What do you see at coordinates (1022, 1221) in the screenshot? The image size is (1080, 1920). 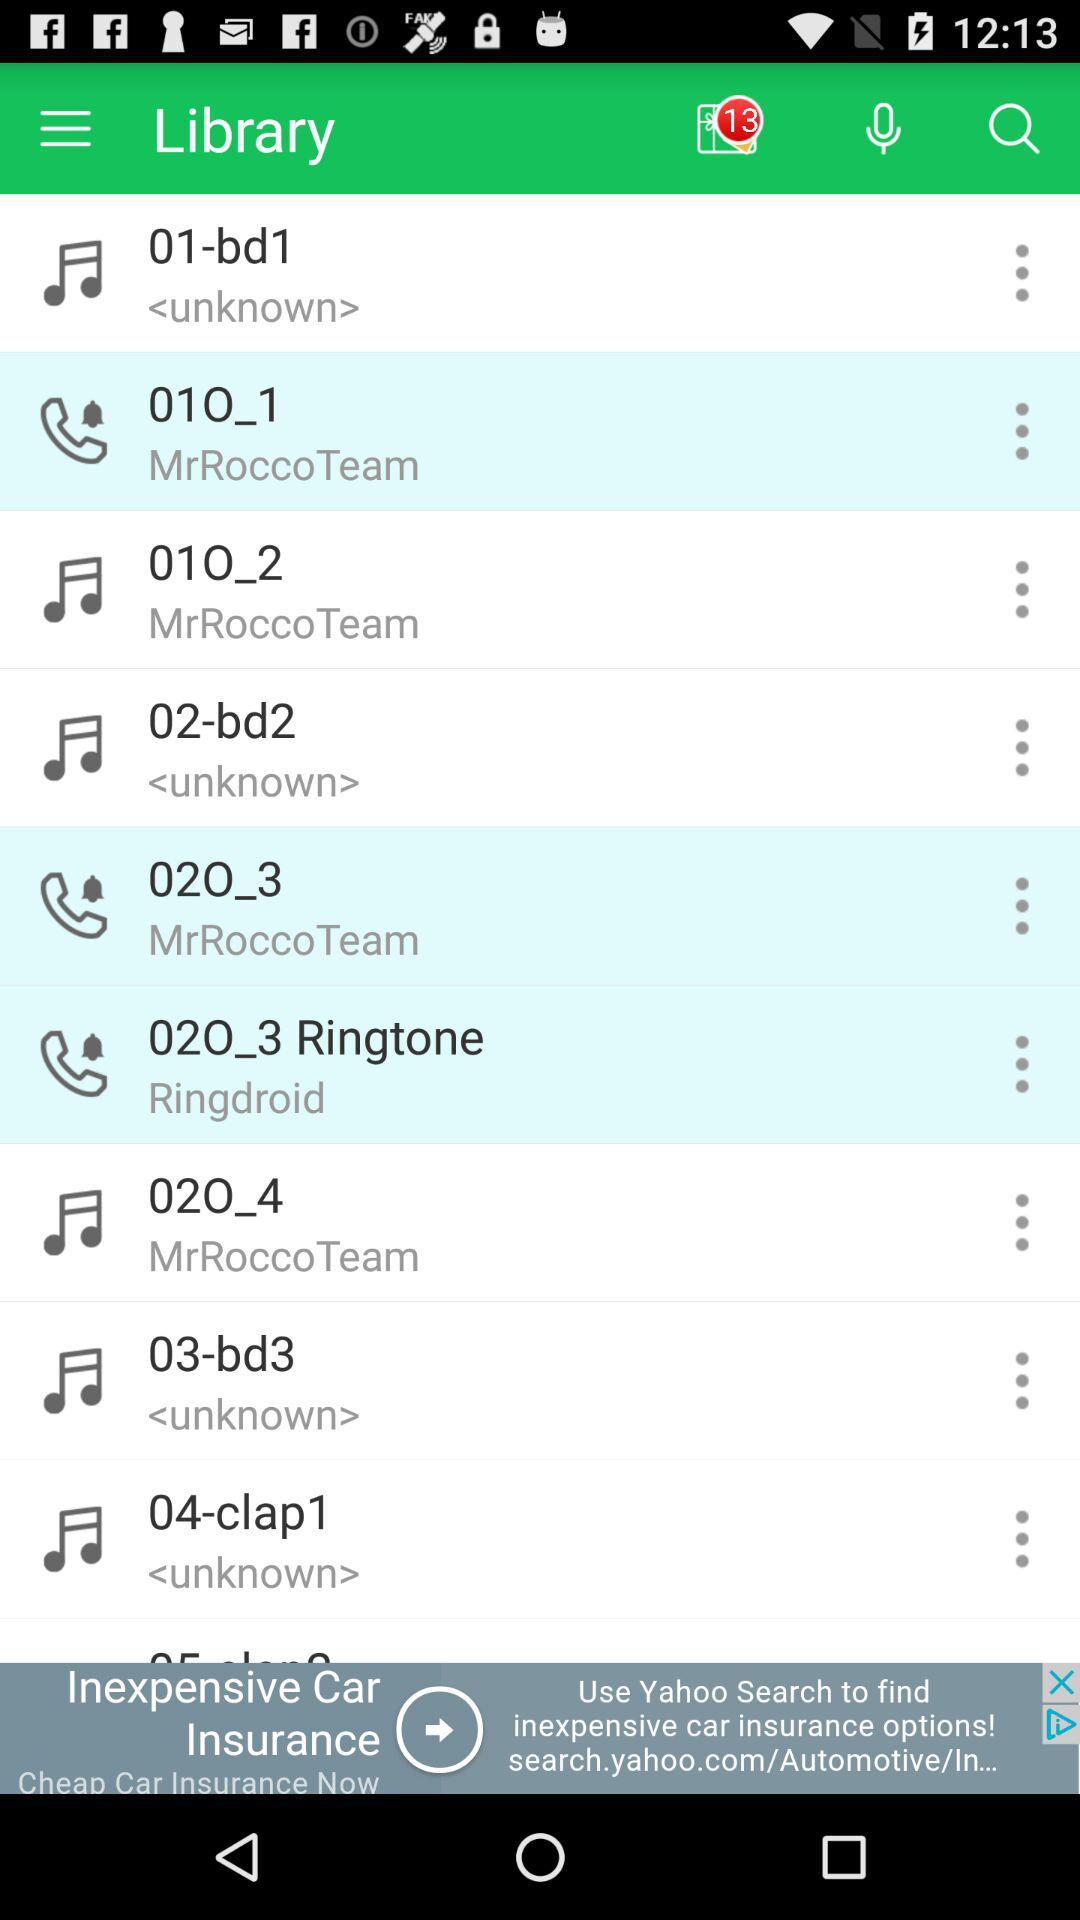 I see `more details` at bounding box center [1022, 1221].